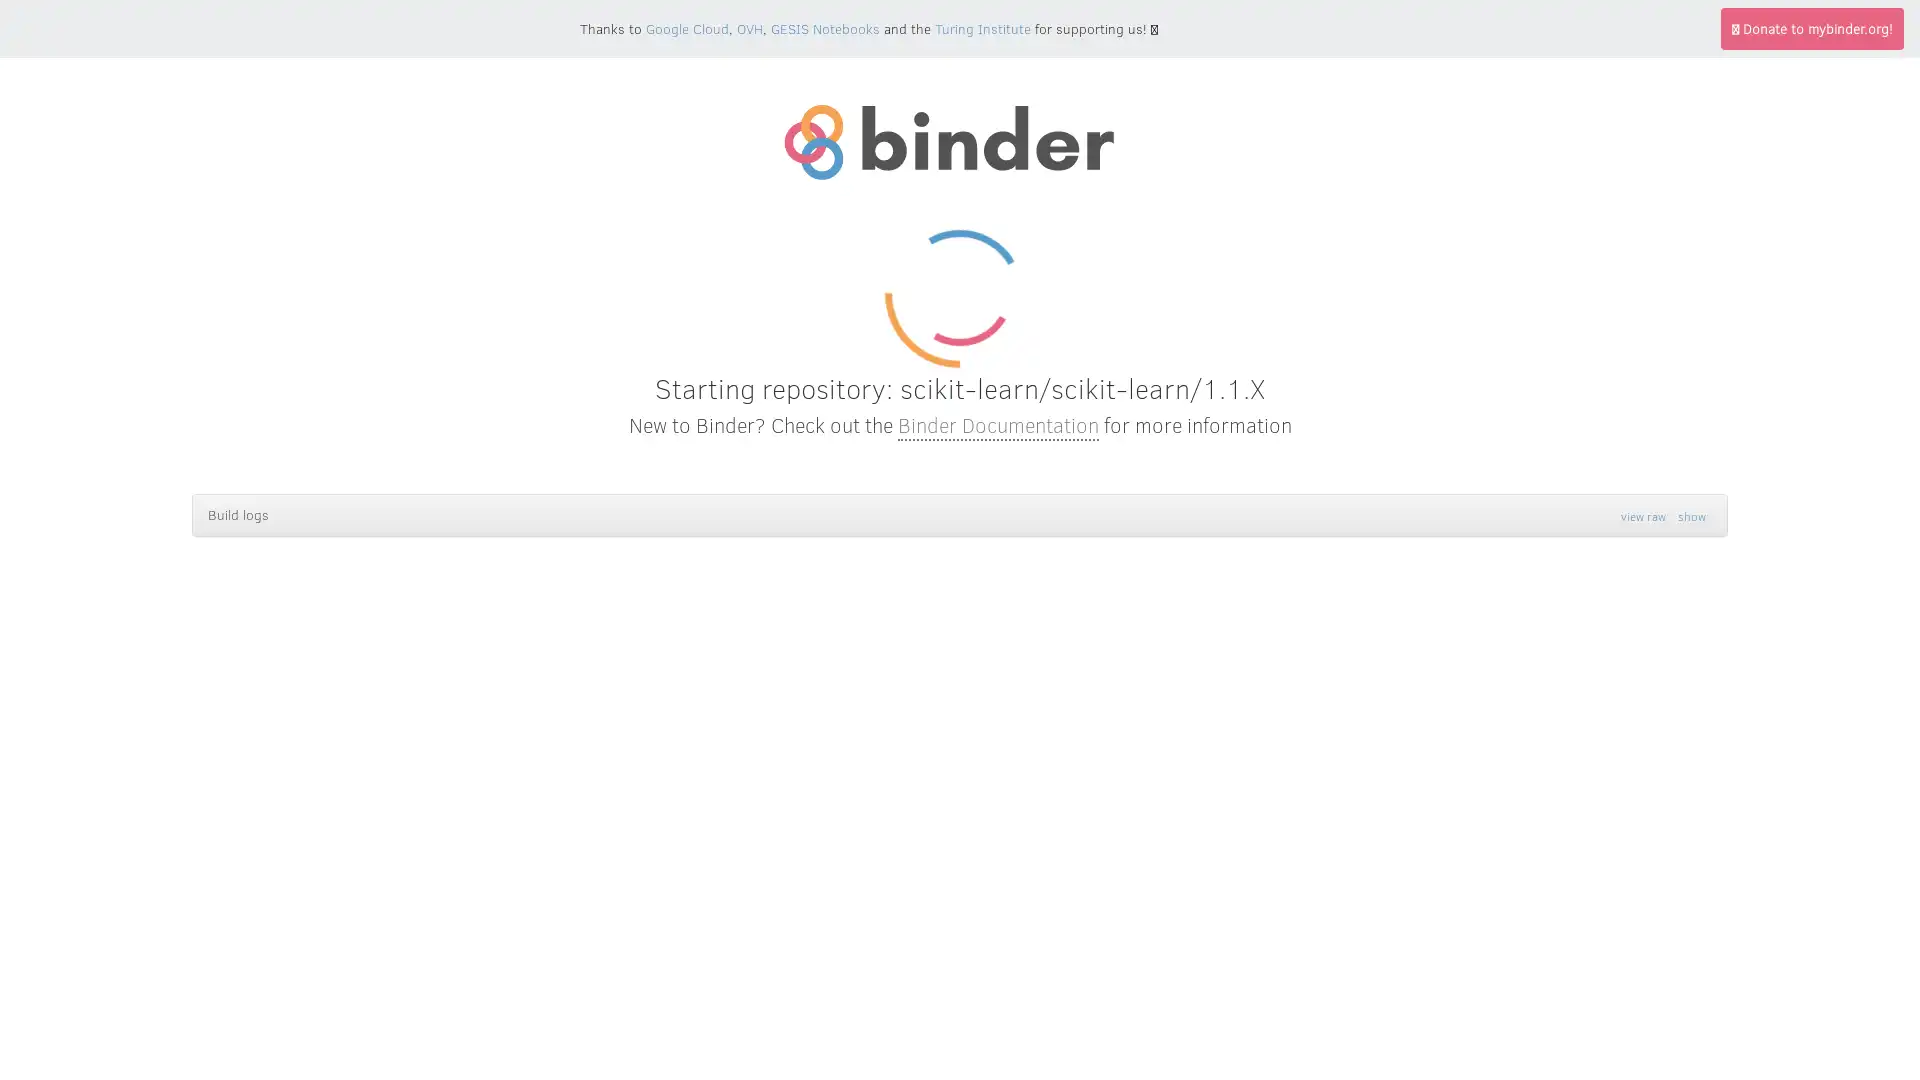 The width and height of the screenshot is (1920, 1080). Describe the element at coordinates (1691, 515) in the screenshot. I see `show` at that location.